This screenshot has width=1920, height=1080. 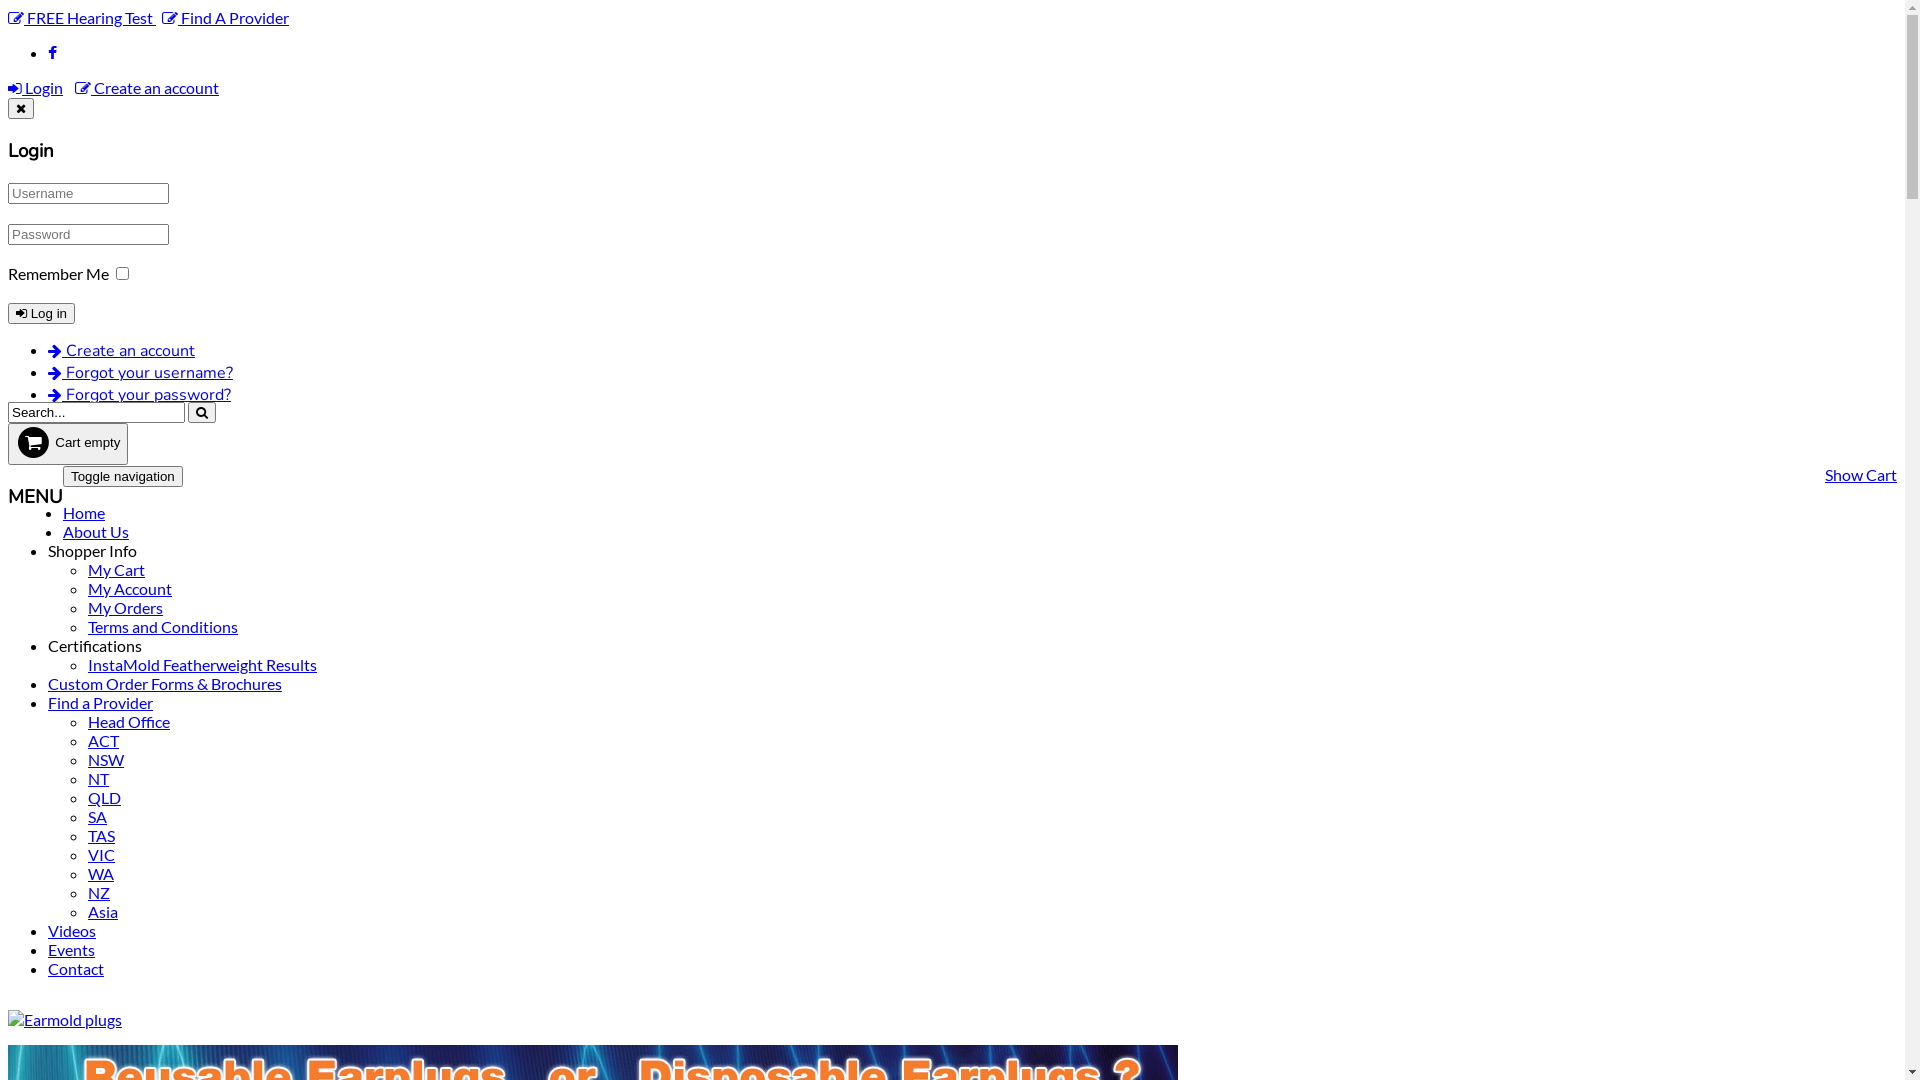 What do you see at coordinates (164, 682) in the screenshot?
I see `'Custom Order Forms & Brochures'` at bounding box center [164, 682].